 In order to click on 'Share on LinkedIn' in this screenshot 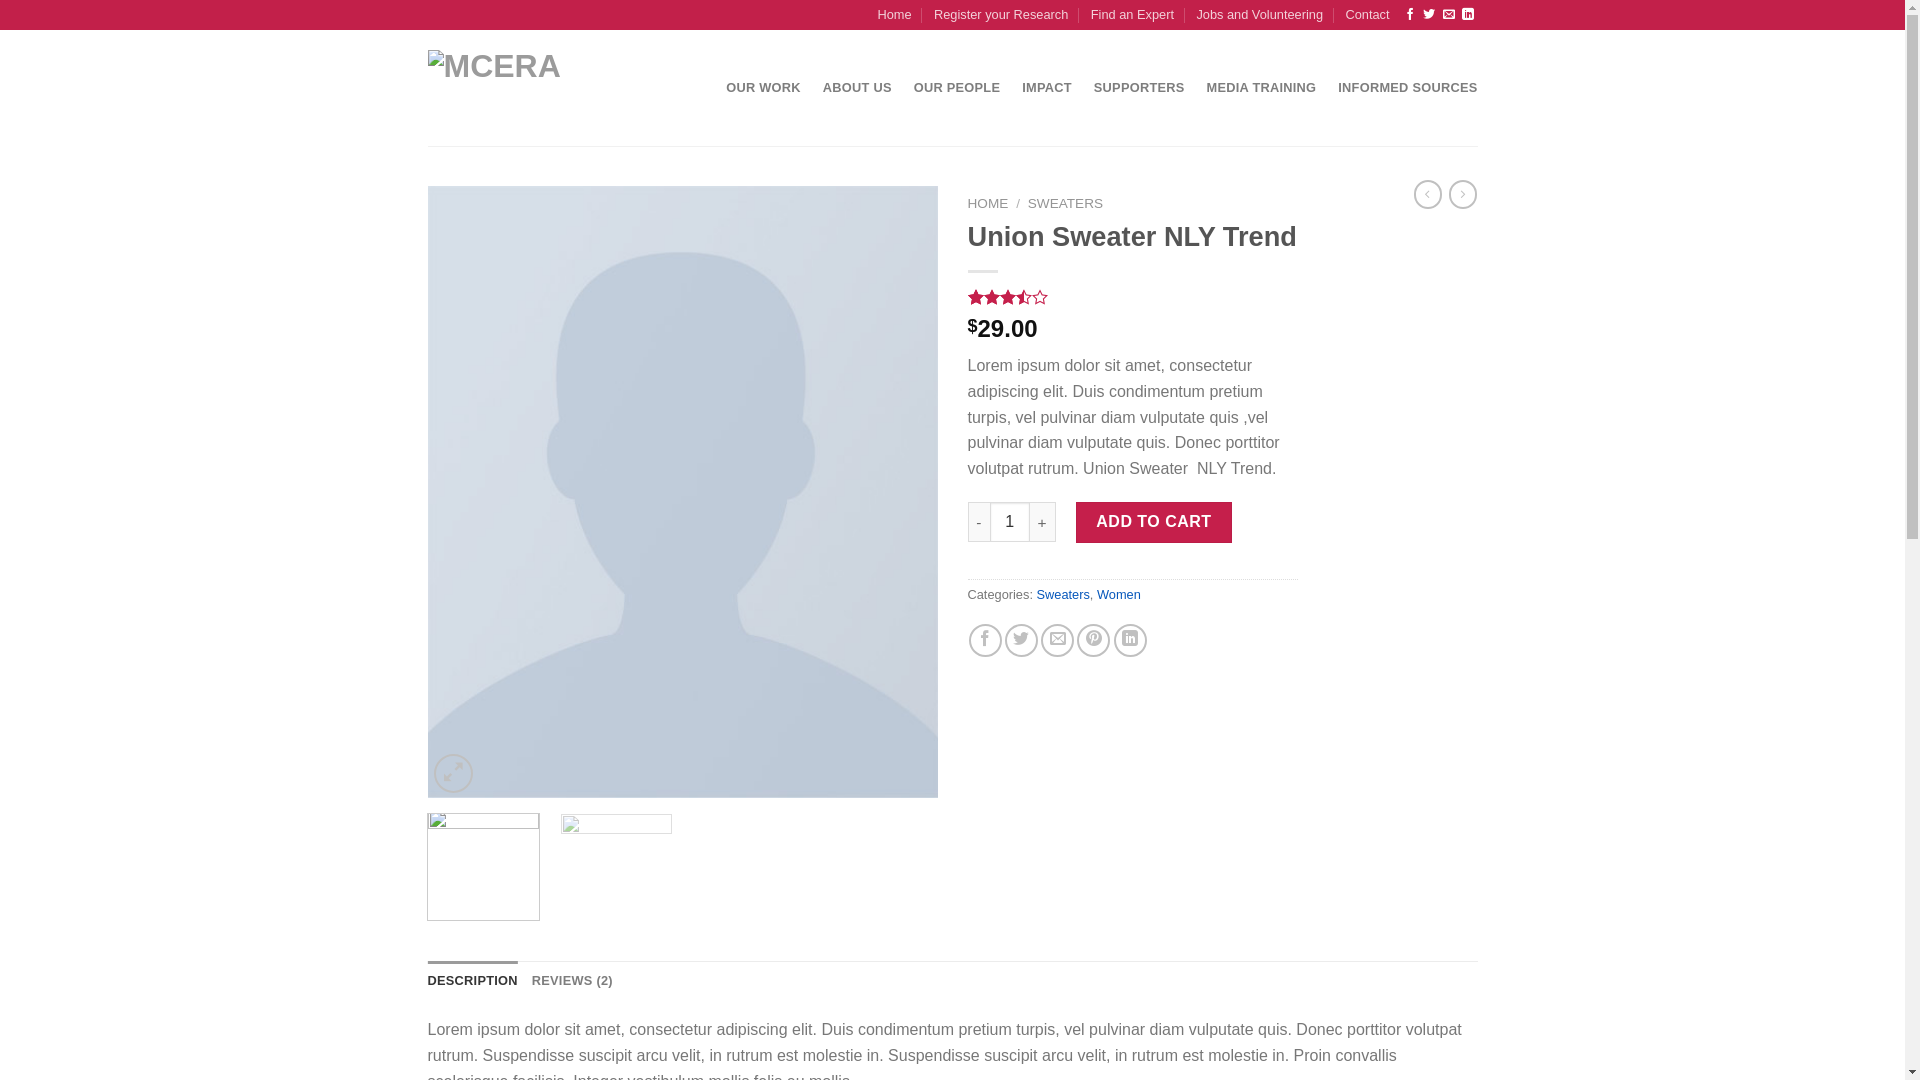, I will do `click(1112, 640)`.